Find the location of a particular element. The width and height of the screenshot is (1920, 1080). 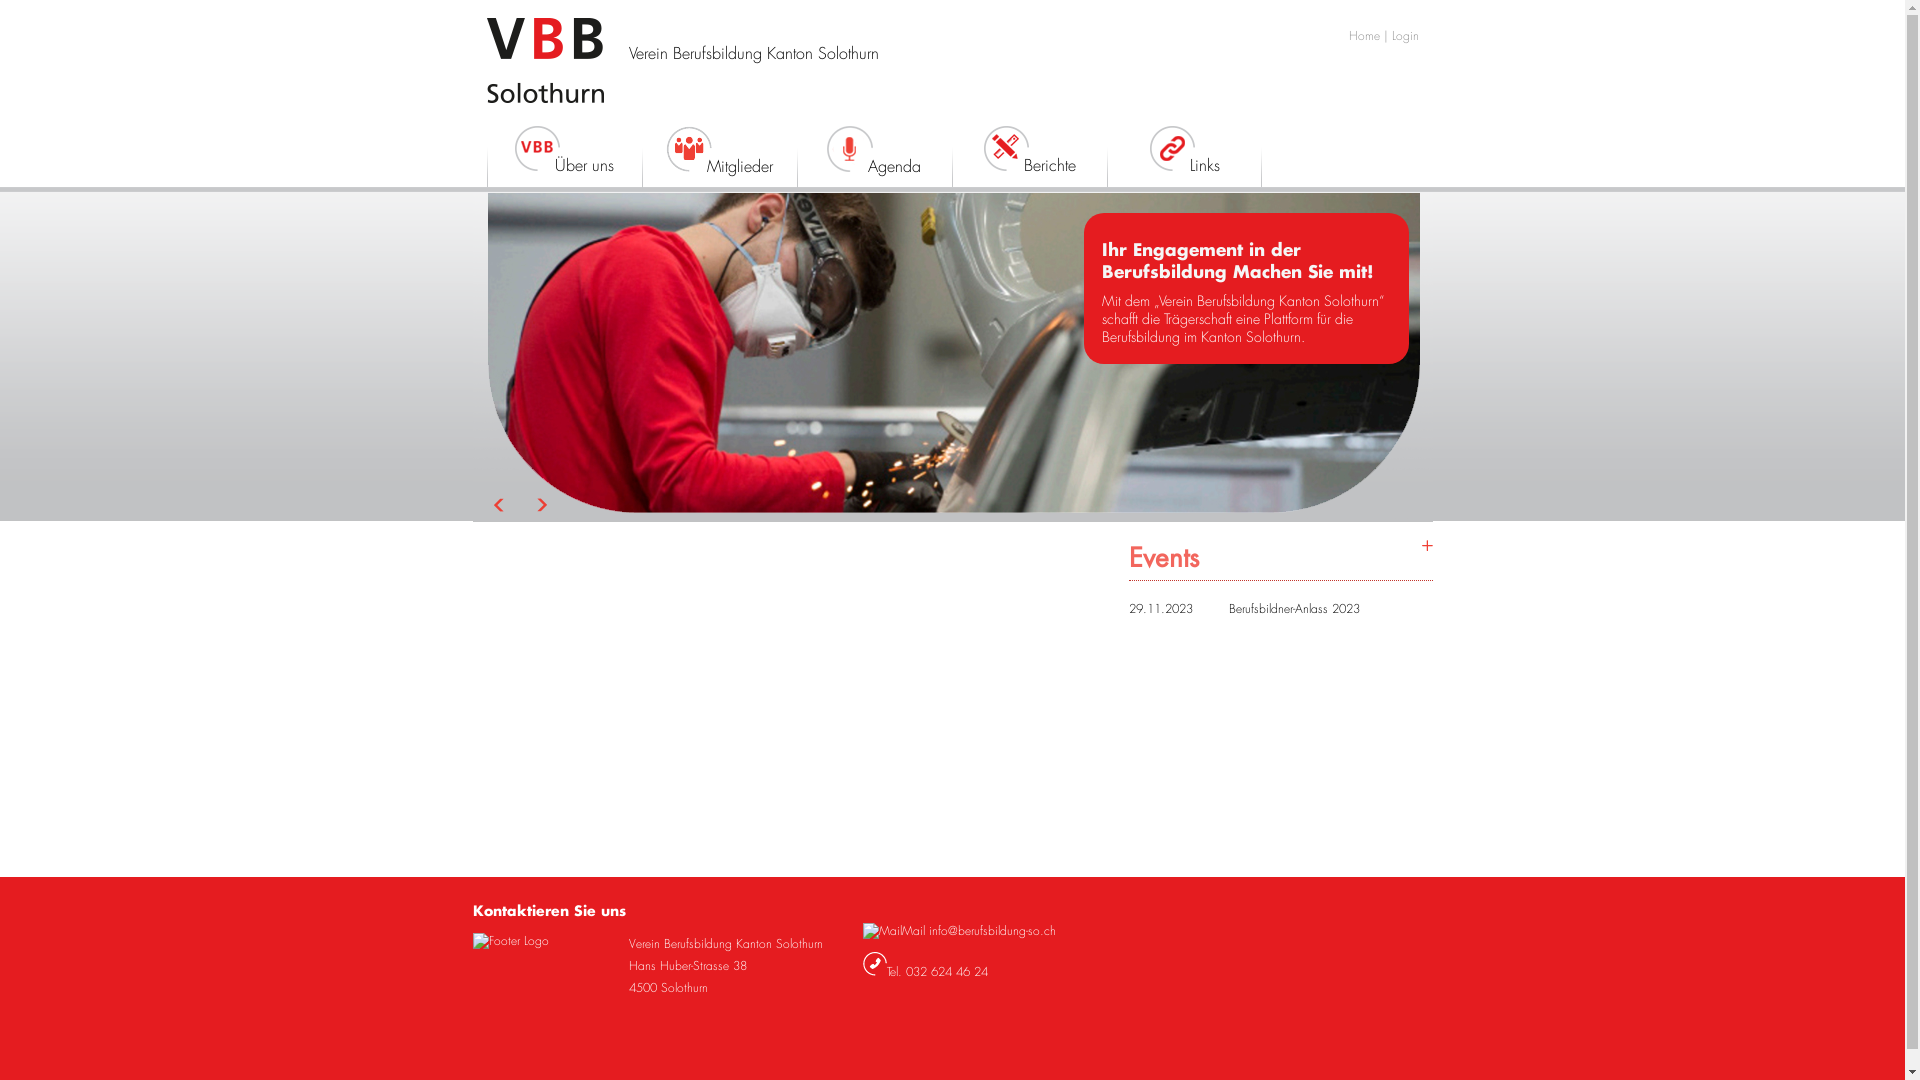

'Events' is located at coordinates (1280, 556).